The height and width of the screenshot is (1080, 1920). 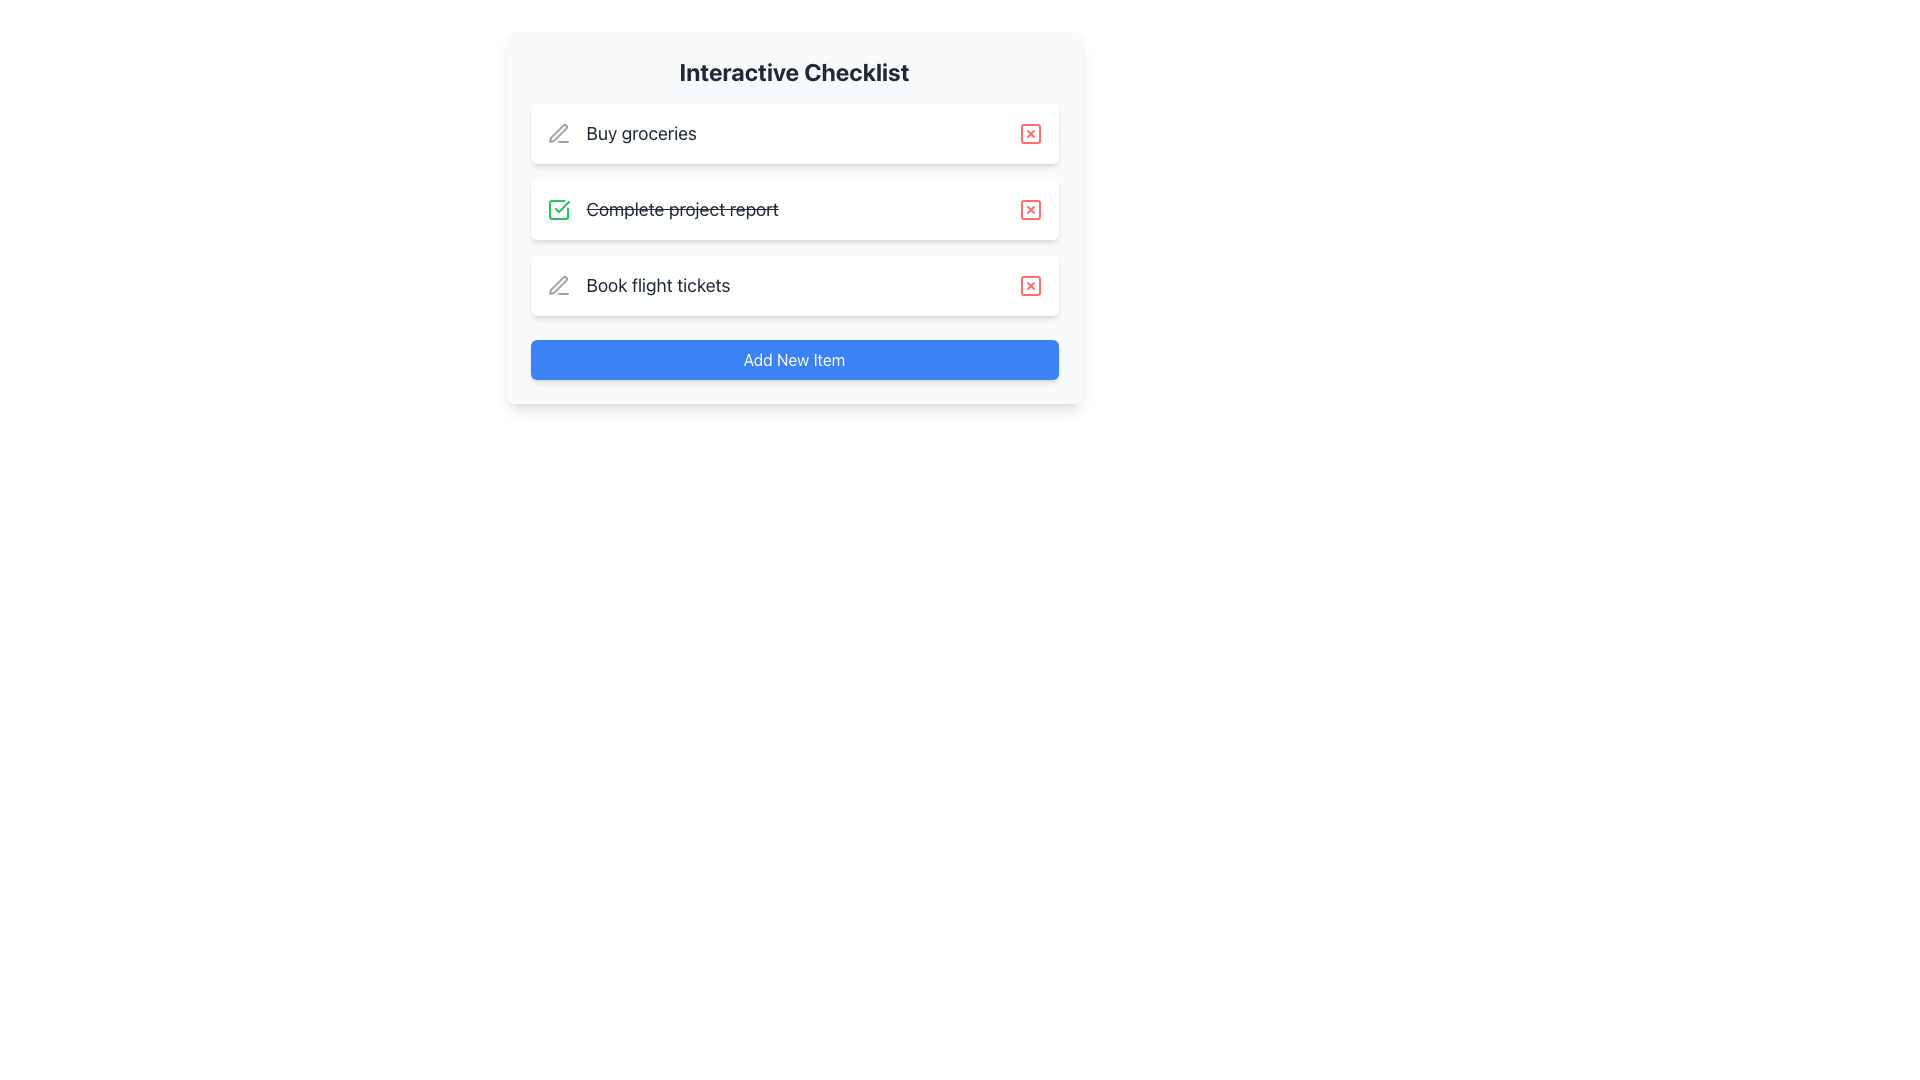 I want to click on the checklist widget to mark items as completed, so click(x=793, y=218).